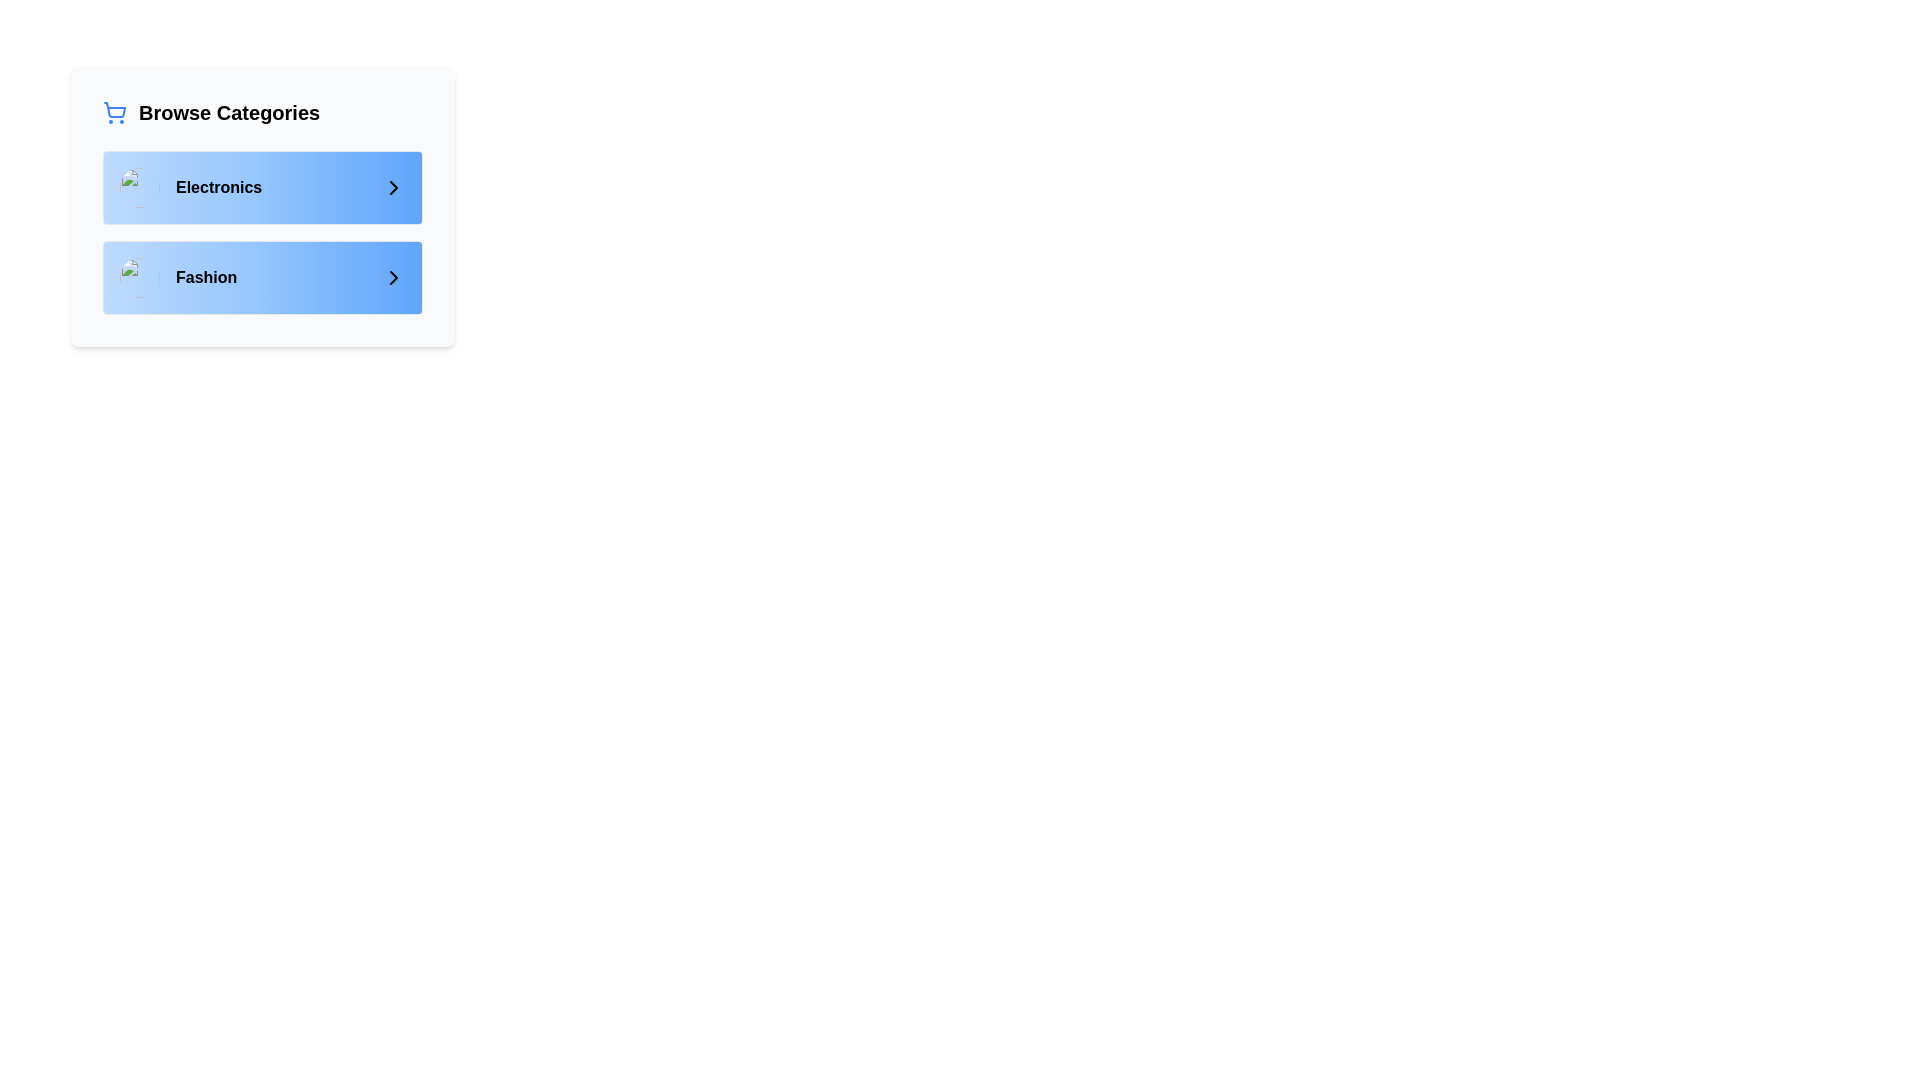 This screenshot has width=1920, height=1080. What do you see at coordinates (138, 277) in the screenshot?
I see `the circular image placeholder located within the 'Fashion' button, which is styled with a class of 'h-10 w-10 rounded-full'` at bounding box center [138, 277].